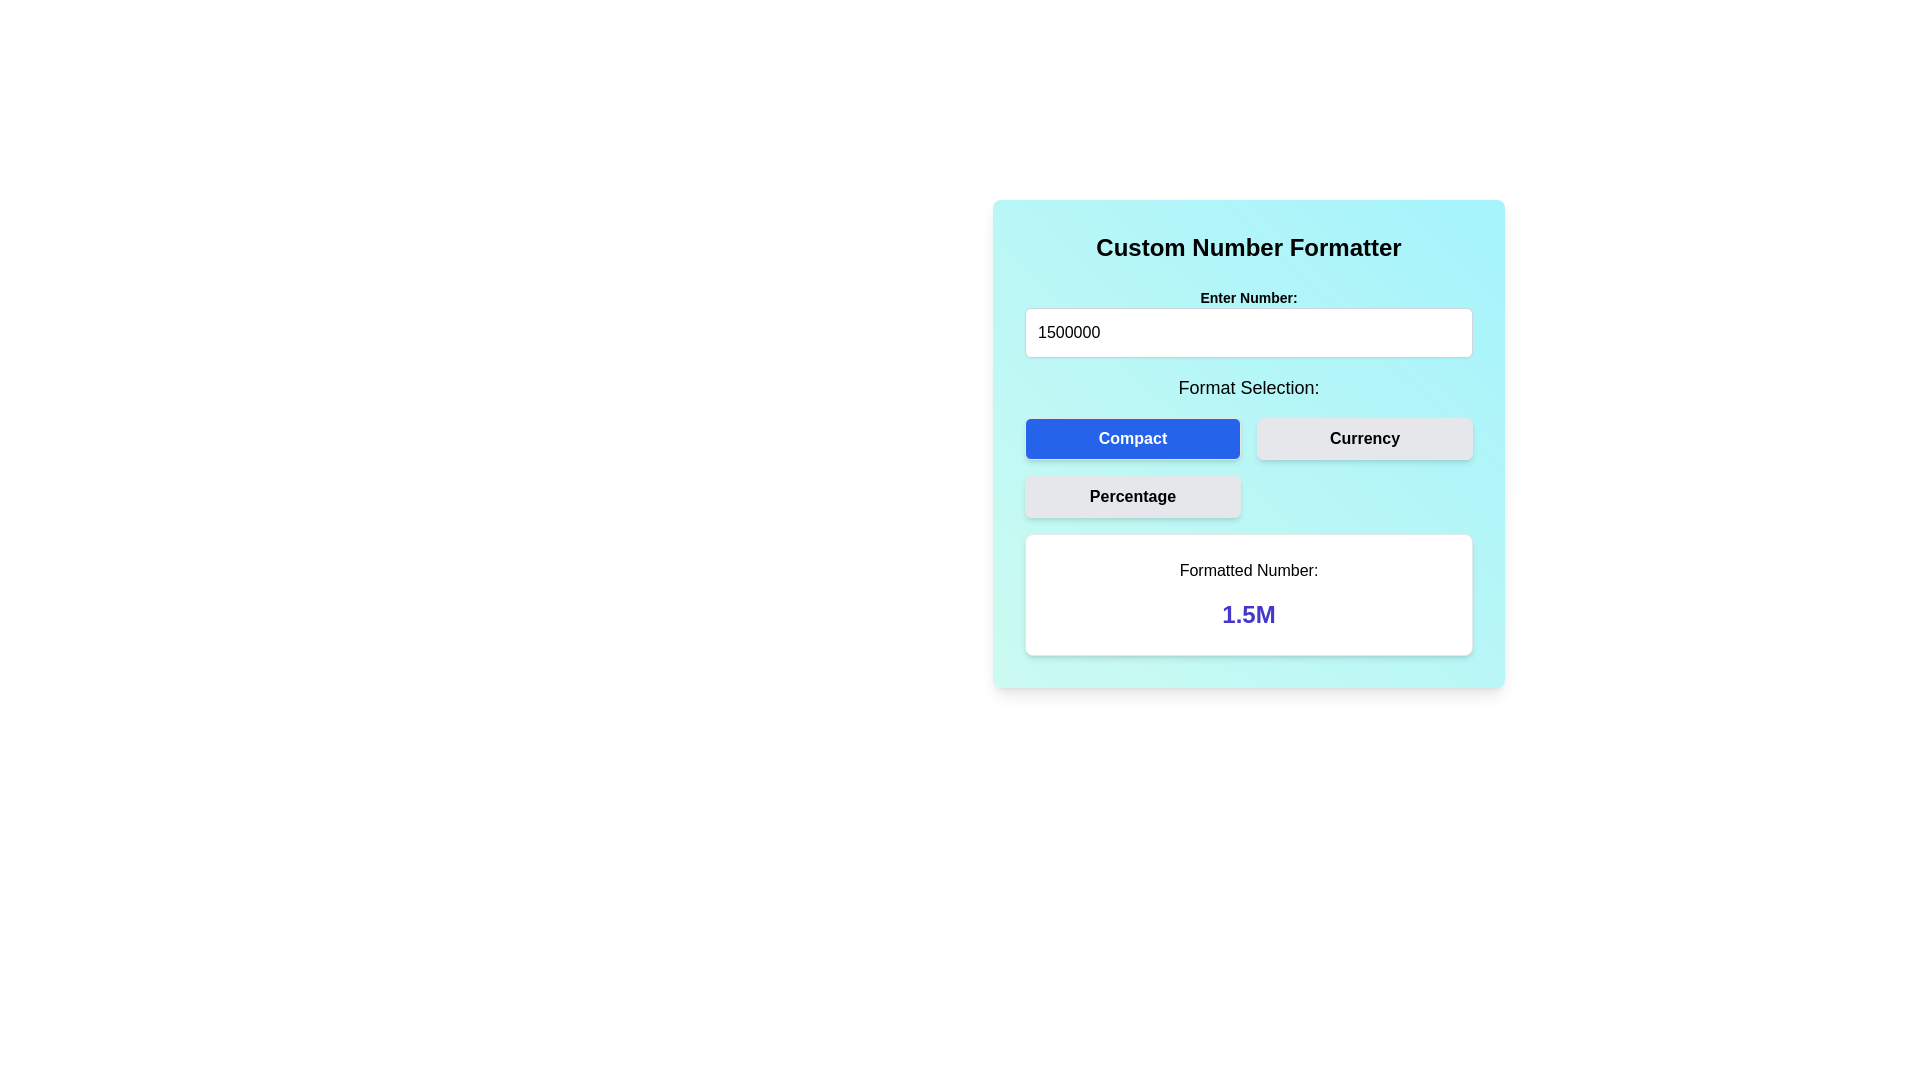  Describe the element at coordinates (1247, 442) in the screenshot. I see `the first button in the format selection section to choose the 'Compact' formatting option for a number` at that location.